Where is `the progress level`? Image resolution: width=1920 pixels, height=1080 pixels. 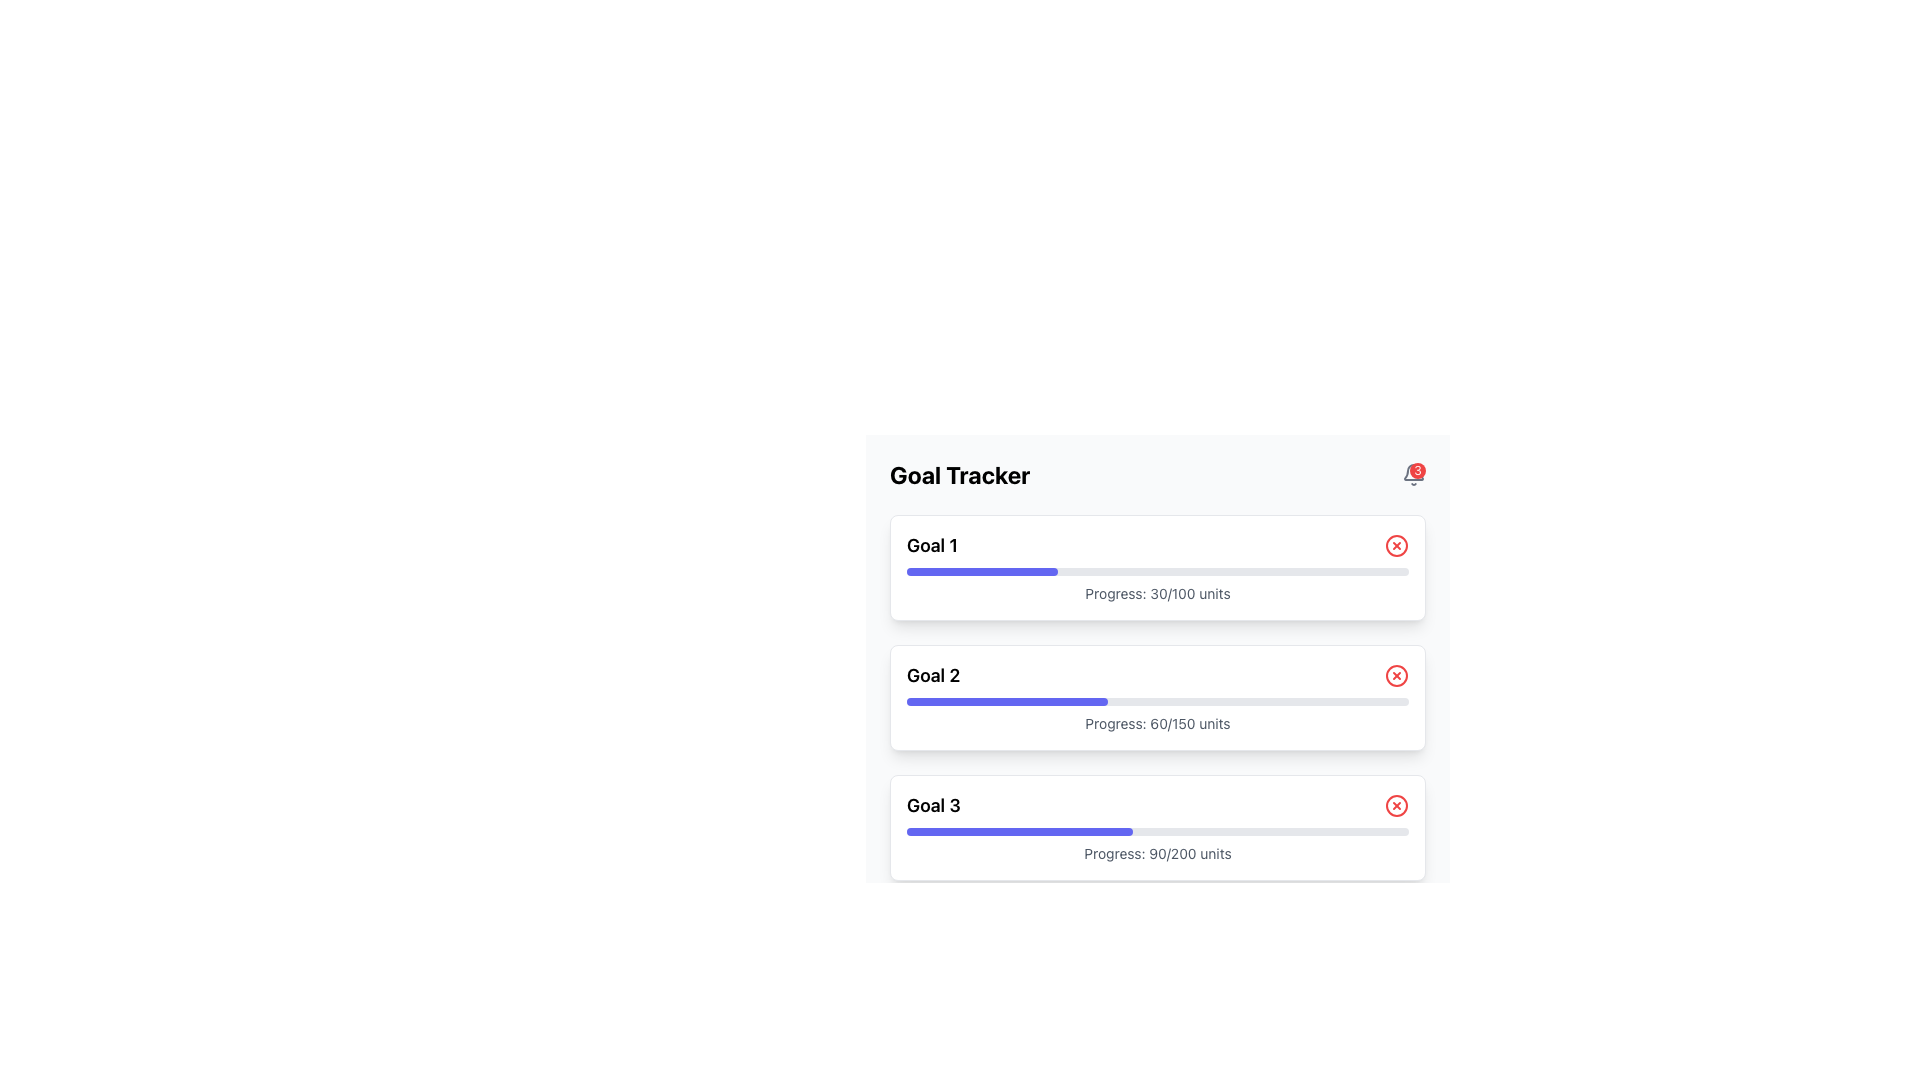 the progress level is located at coordinates (979, 701).